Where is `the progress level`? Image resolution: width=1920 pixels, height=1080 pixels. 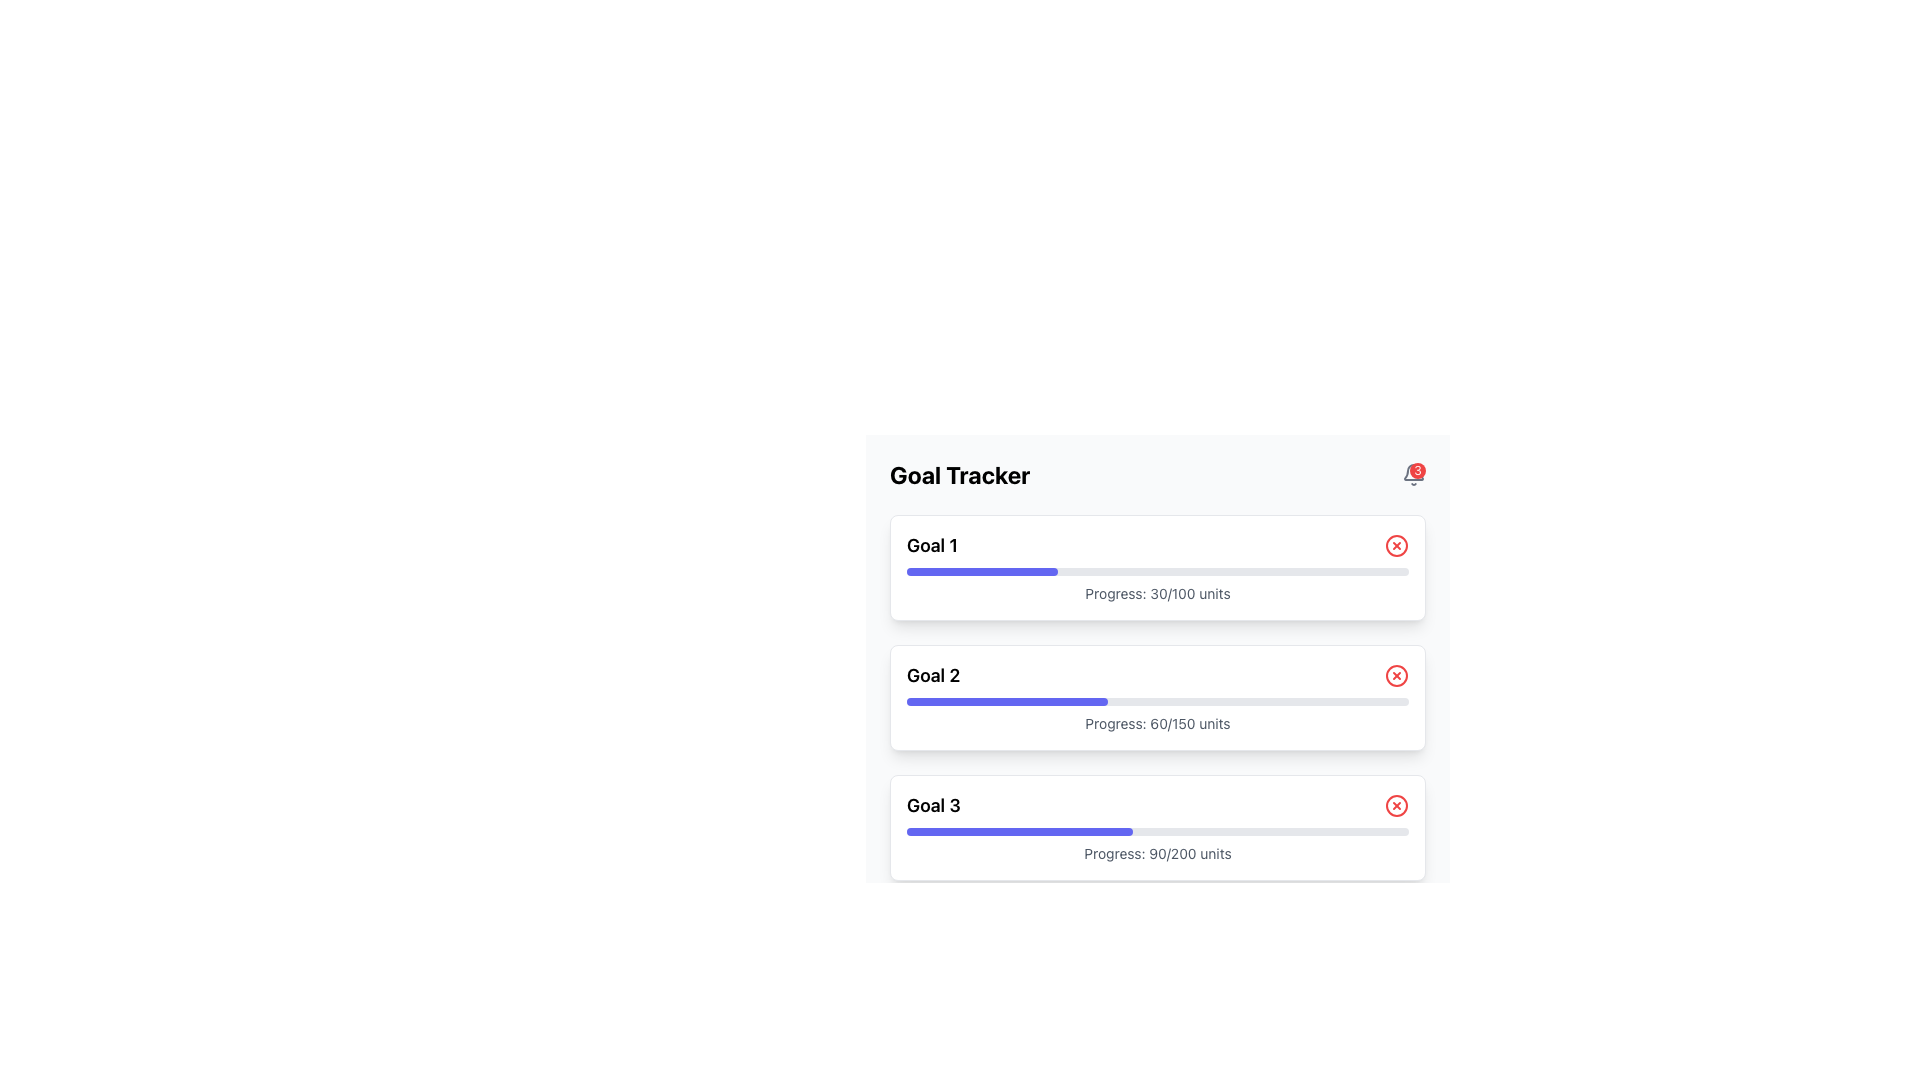 the progress level is located at coordinates (979, 701).